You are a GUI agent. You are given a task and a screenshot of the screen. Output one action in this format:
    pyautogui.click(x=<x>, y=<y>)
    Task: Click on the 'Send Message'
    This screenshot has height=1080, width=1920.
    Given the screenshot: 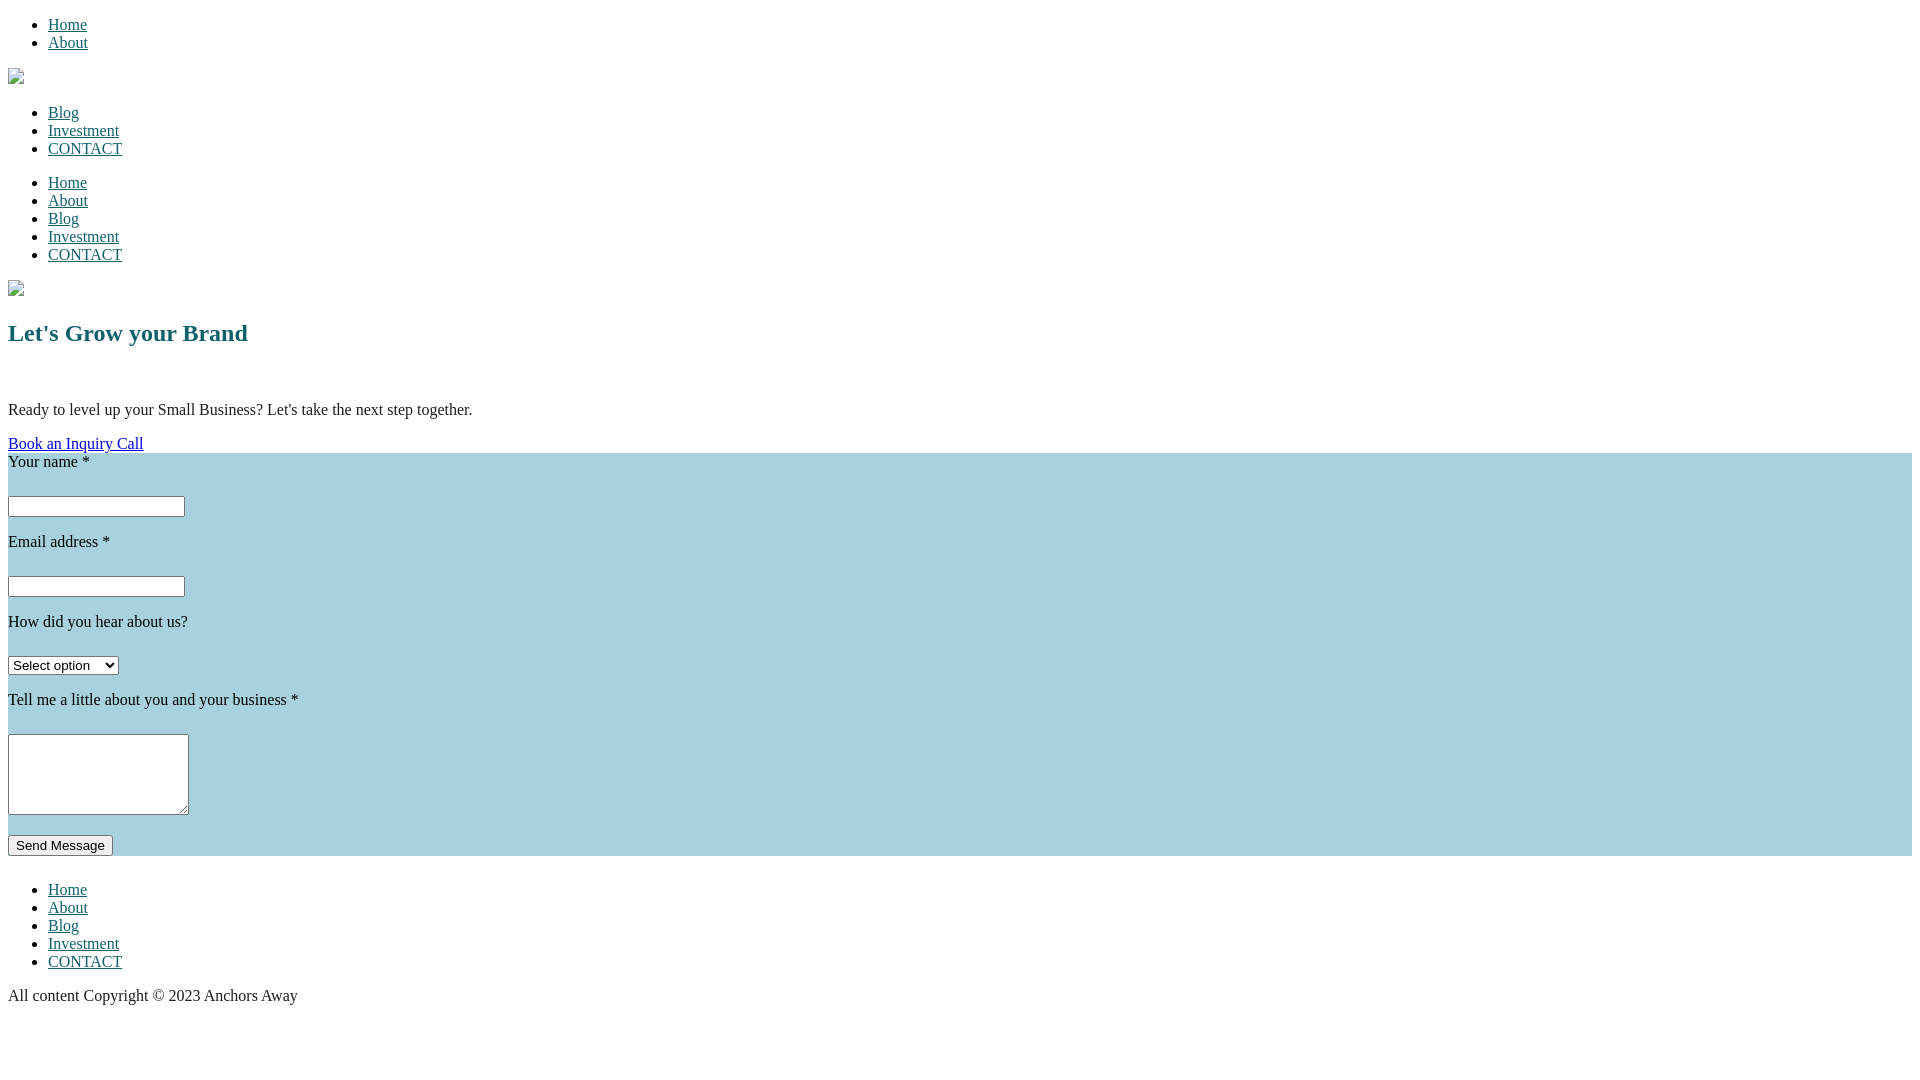 What is the action you would take?
    pyautogui.click(x=60, y=845)
    